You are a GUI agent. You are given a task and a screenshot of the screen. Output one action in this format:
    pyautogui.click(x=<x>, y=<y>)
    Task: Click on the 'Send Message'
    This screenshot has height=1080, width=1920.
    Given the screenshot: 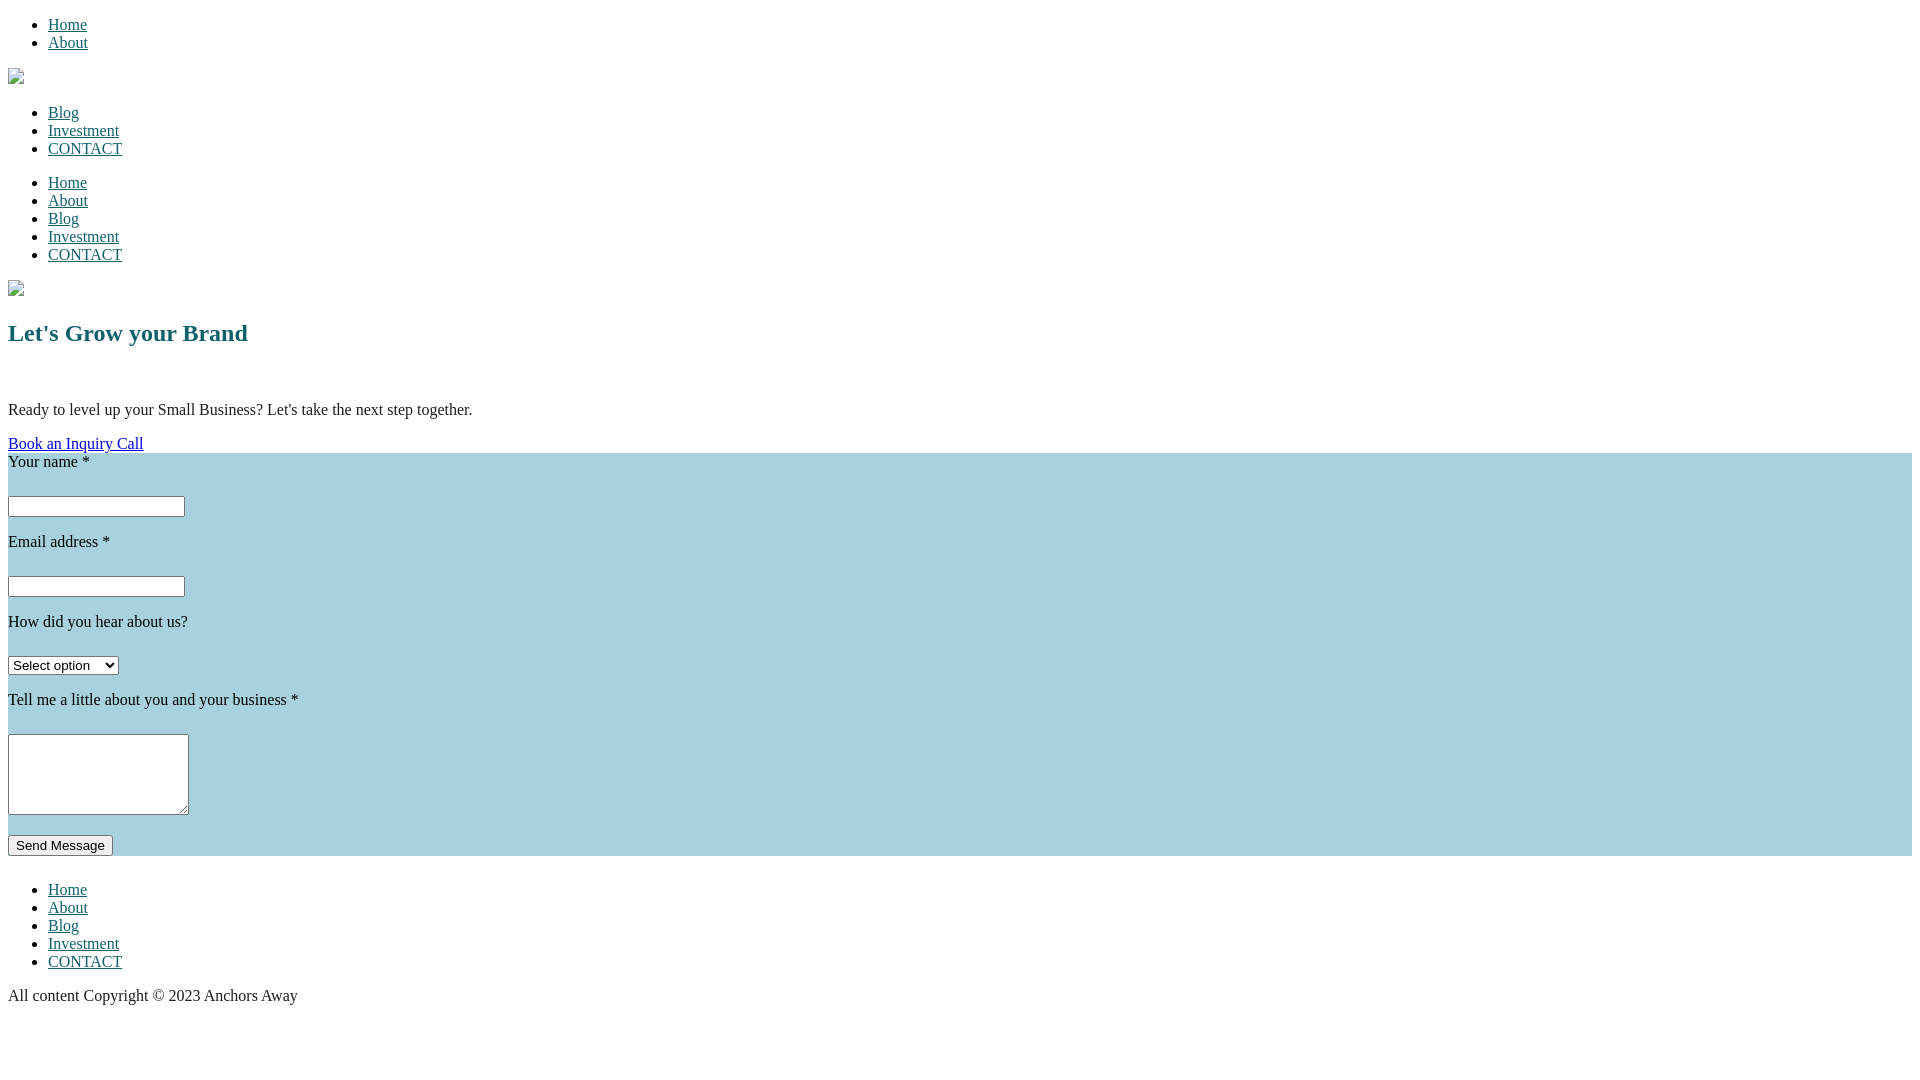 What is the action you would take?
    pyautogui.click(x=60, y=845)
    